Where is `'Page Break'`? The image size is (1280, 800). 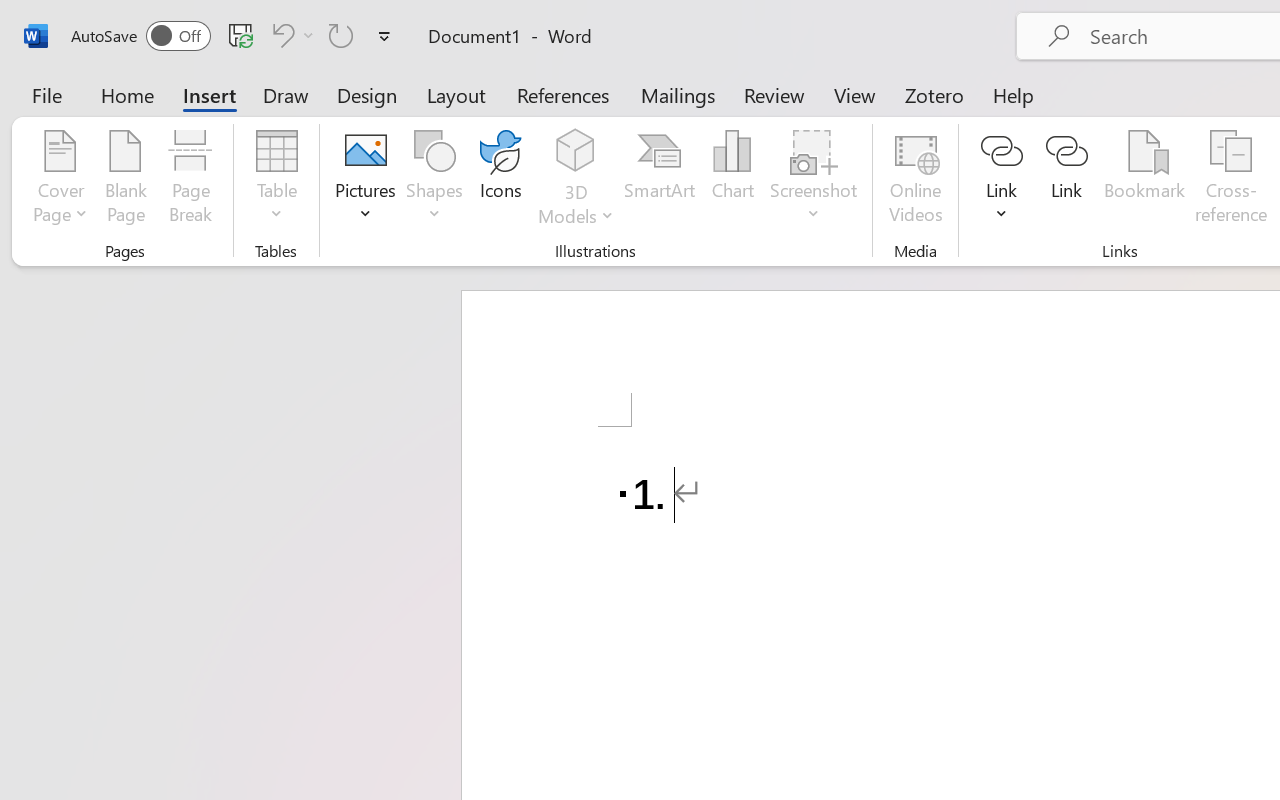 'Page Break' is located at coordinates (190, 179).